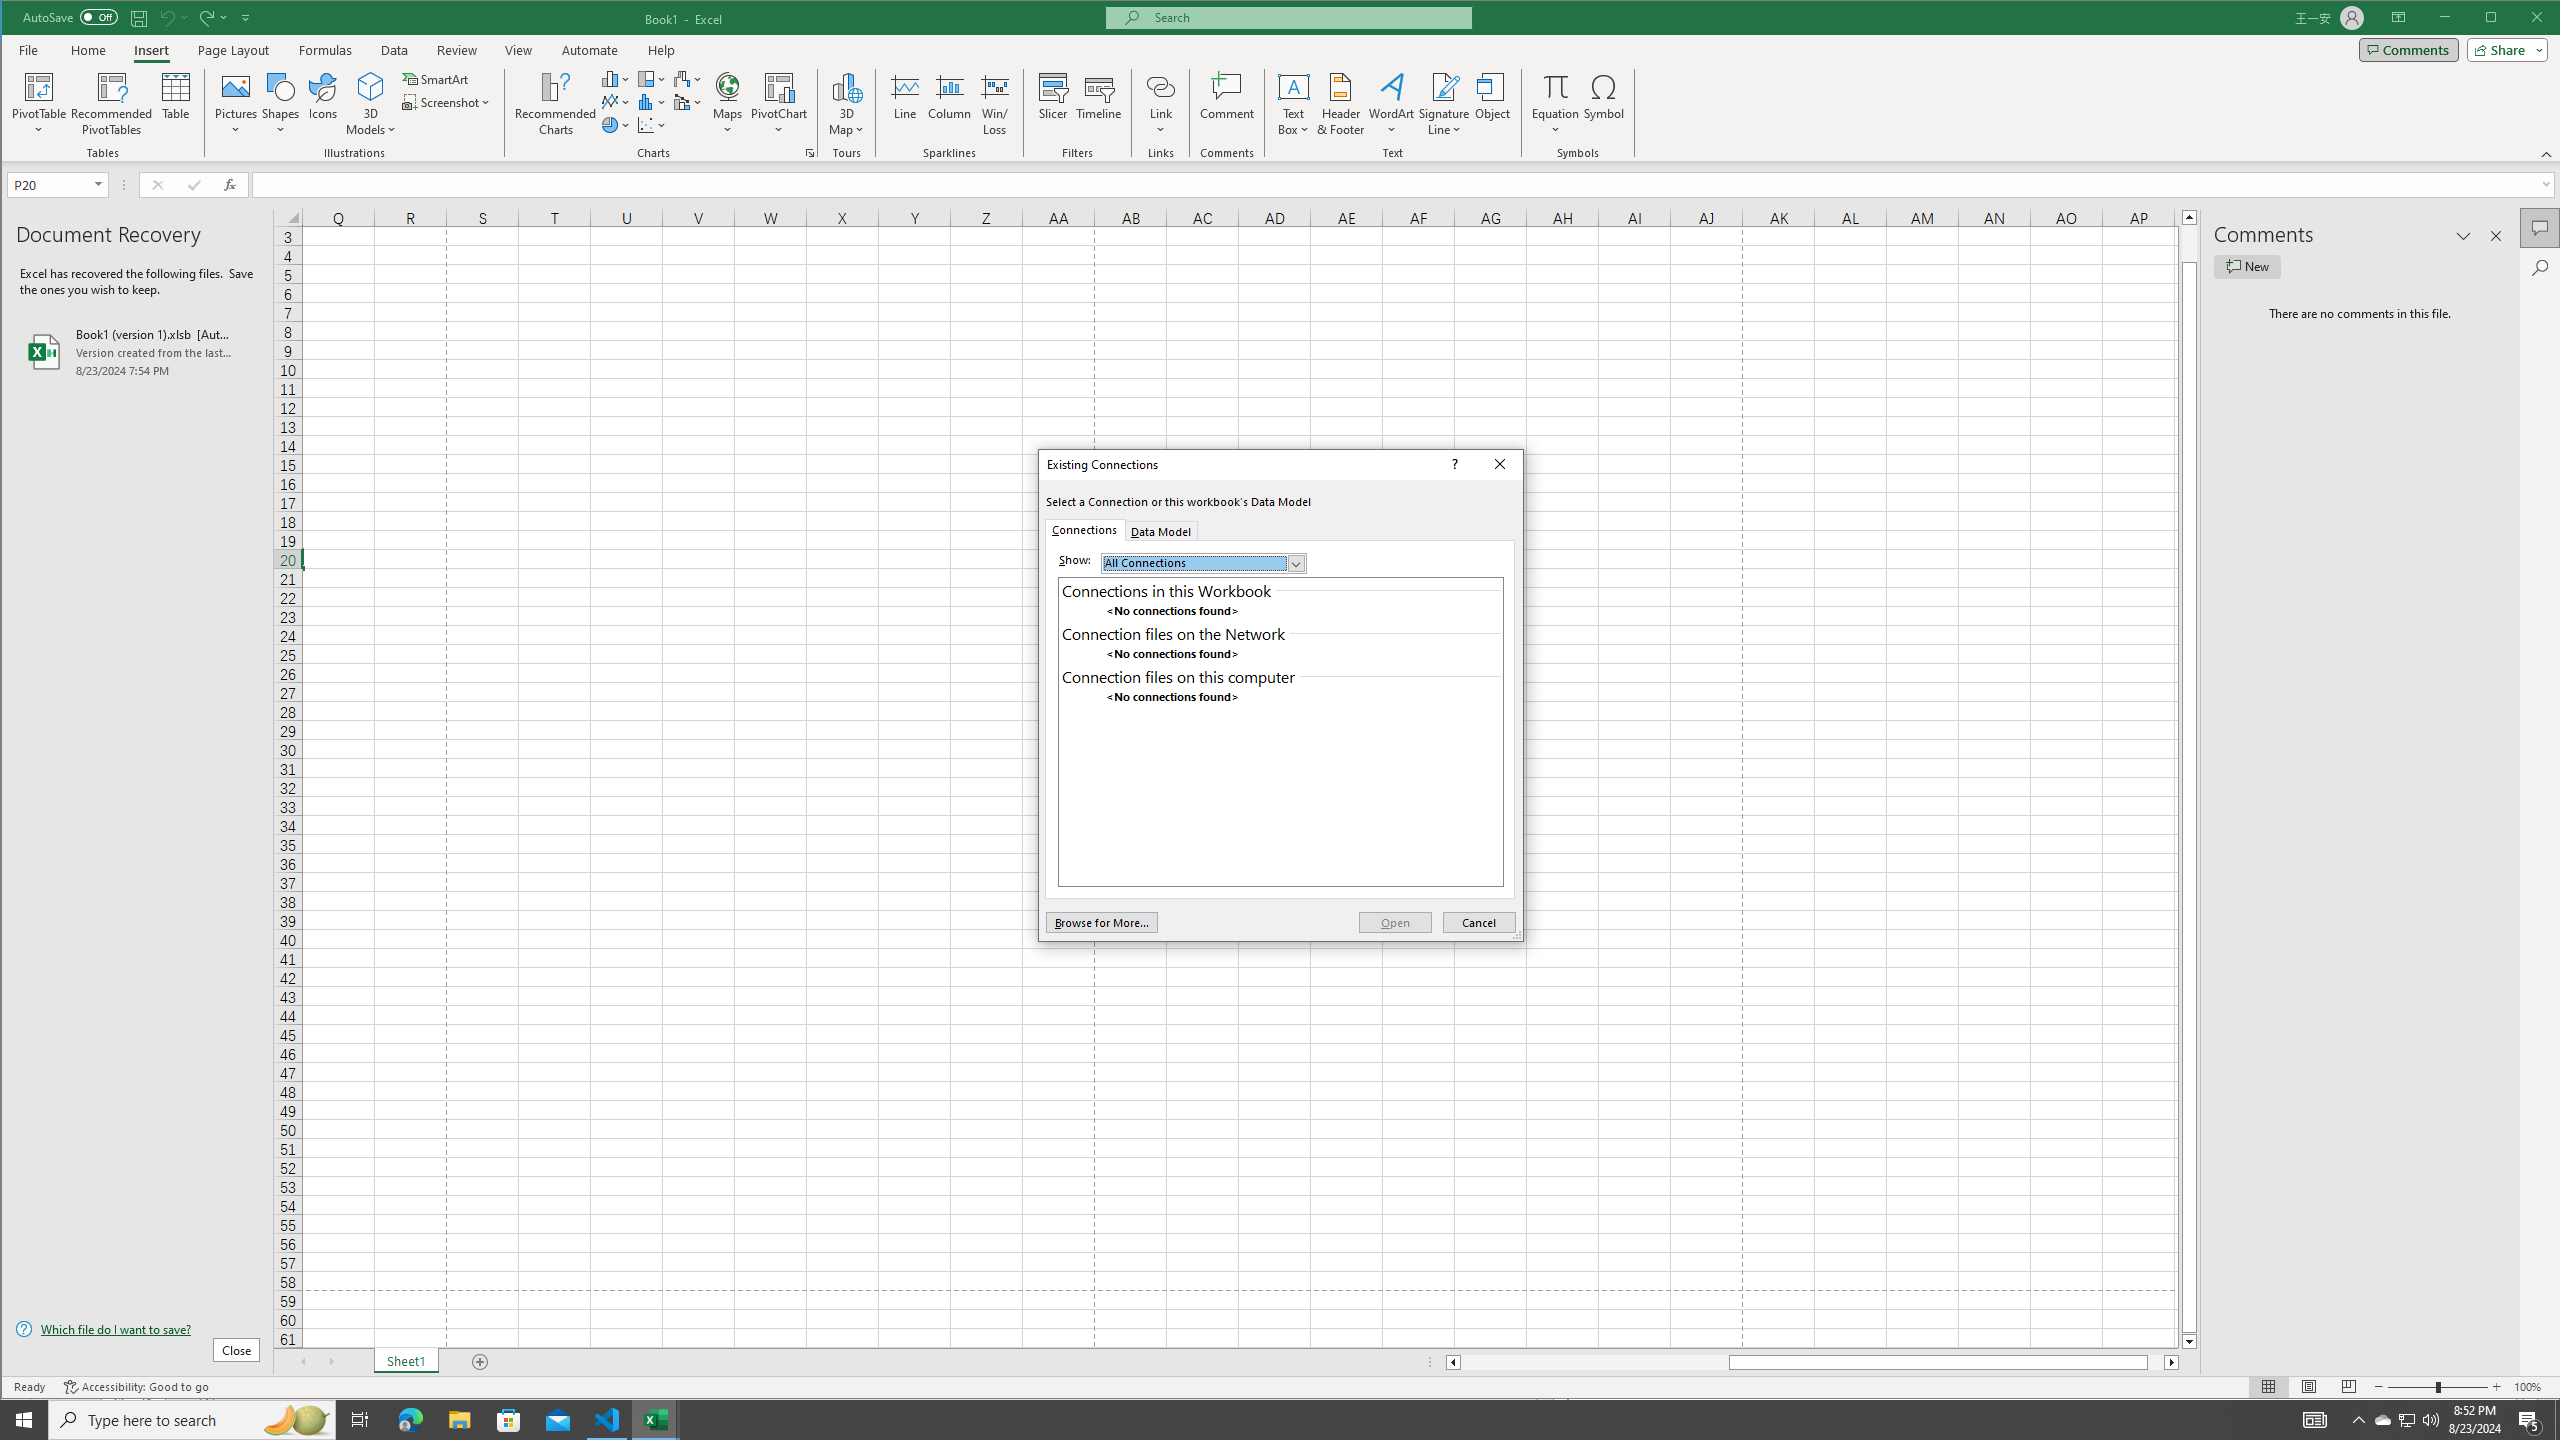 Image resolution: width=2560 pixels, height=1440 pixels. I want to click on 'Visual Studio Code - 1 running window', so click(607, 1418).